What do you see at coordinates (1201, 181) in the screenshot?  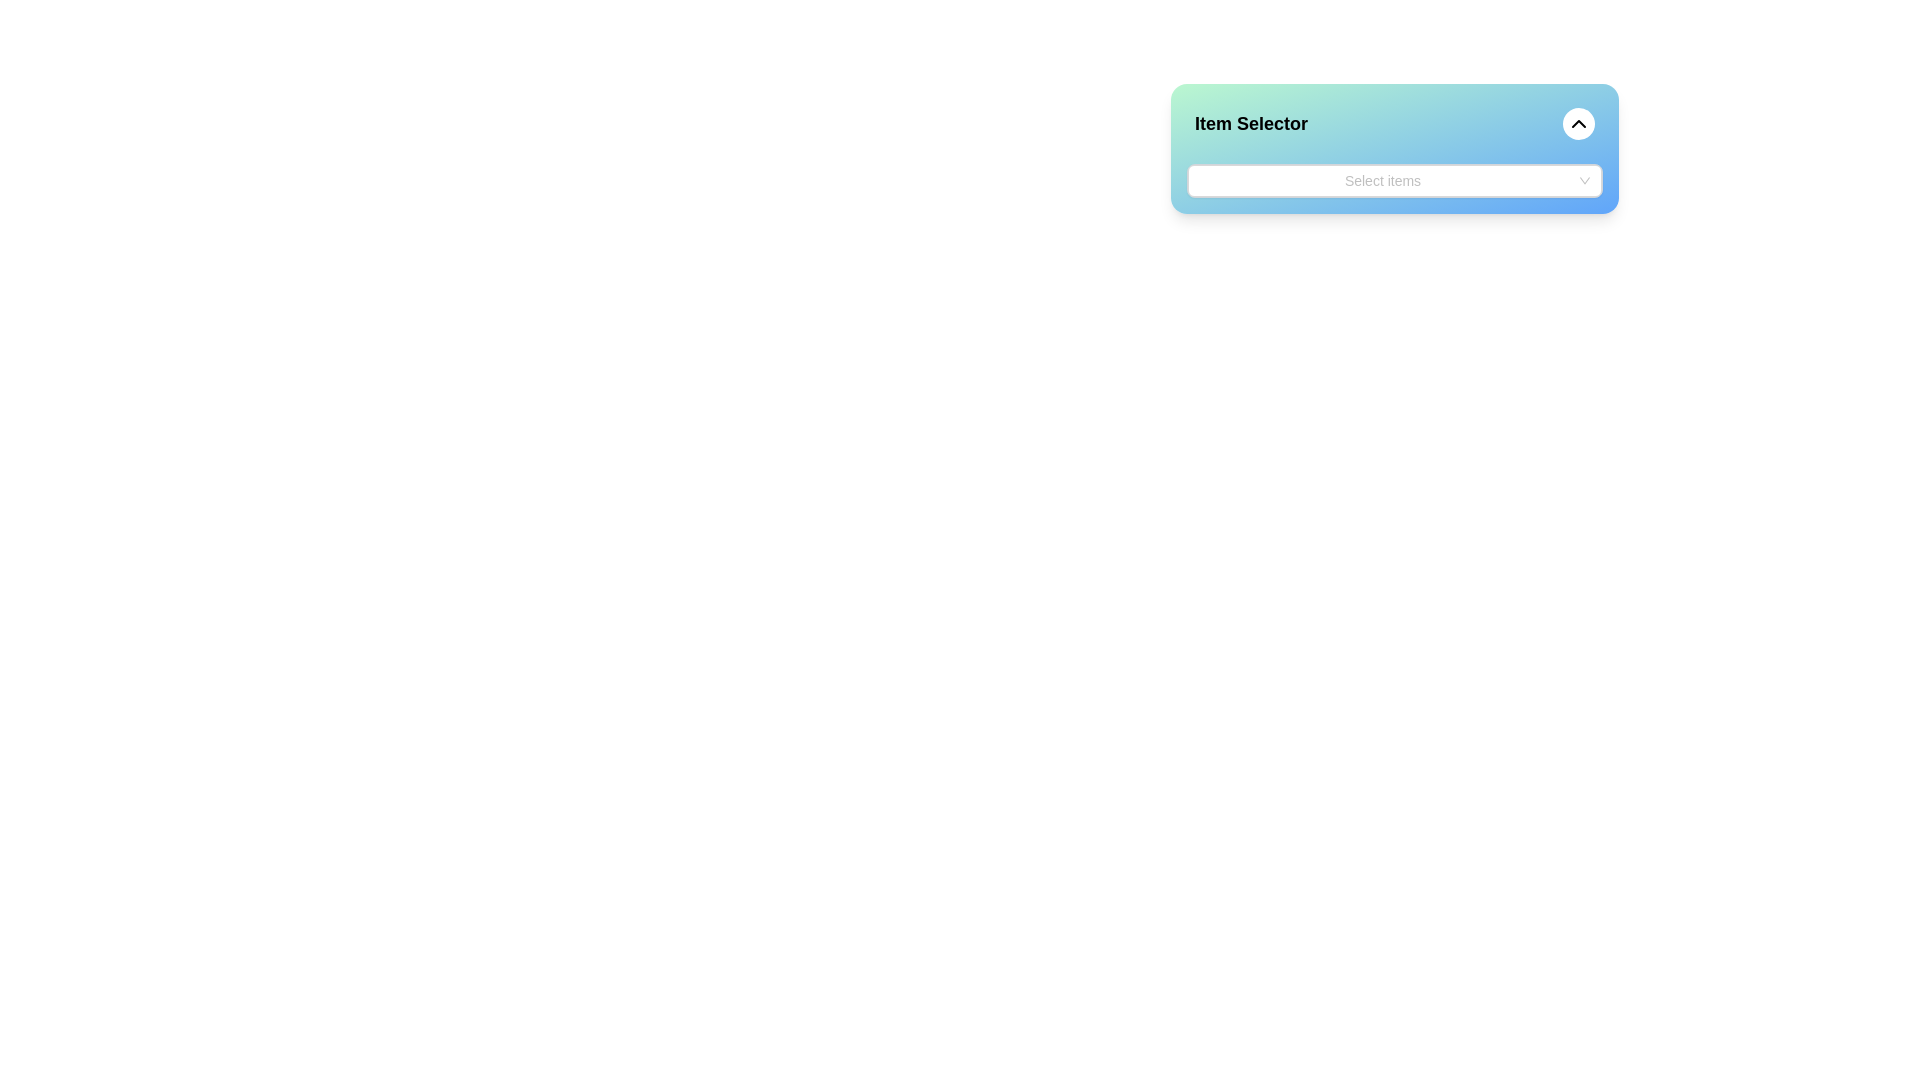 I see `keyboard shortcuts` at bounding box center [1201, 181].